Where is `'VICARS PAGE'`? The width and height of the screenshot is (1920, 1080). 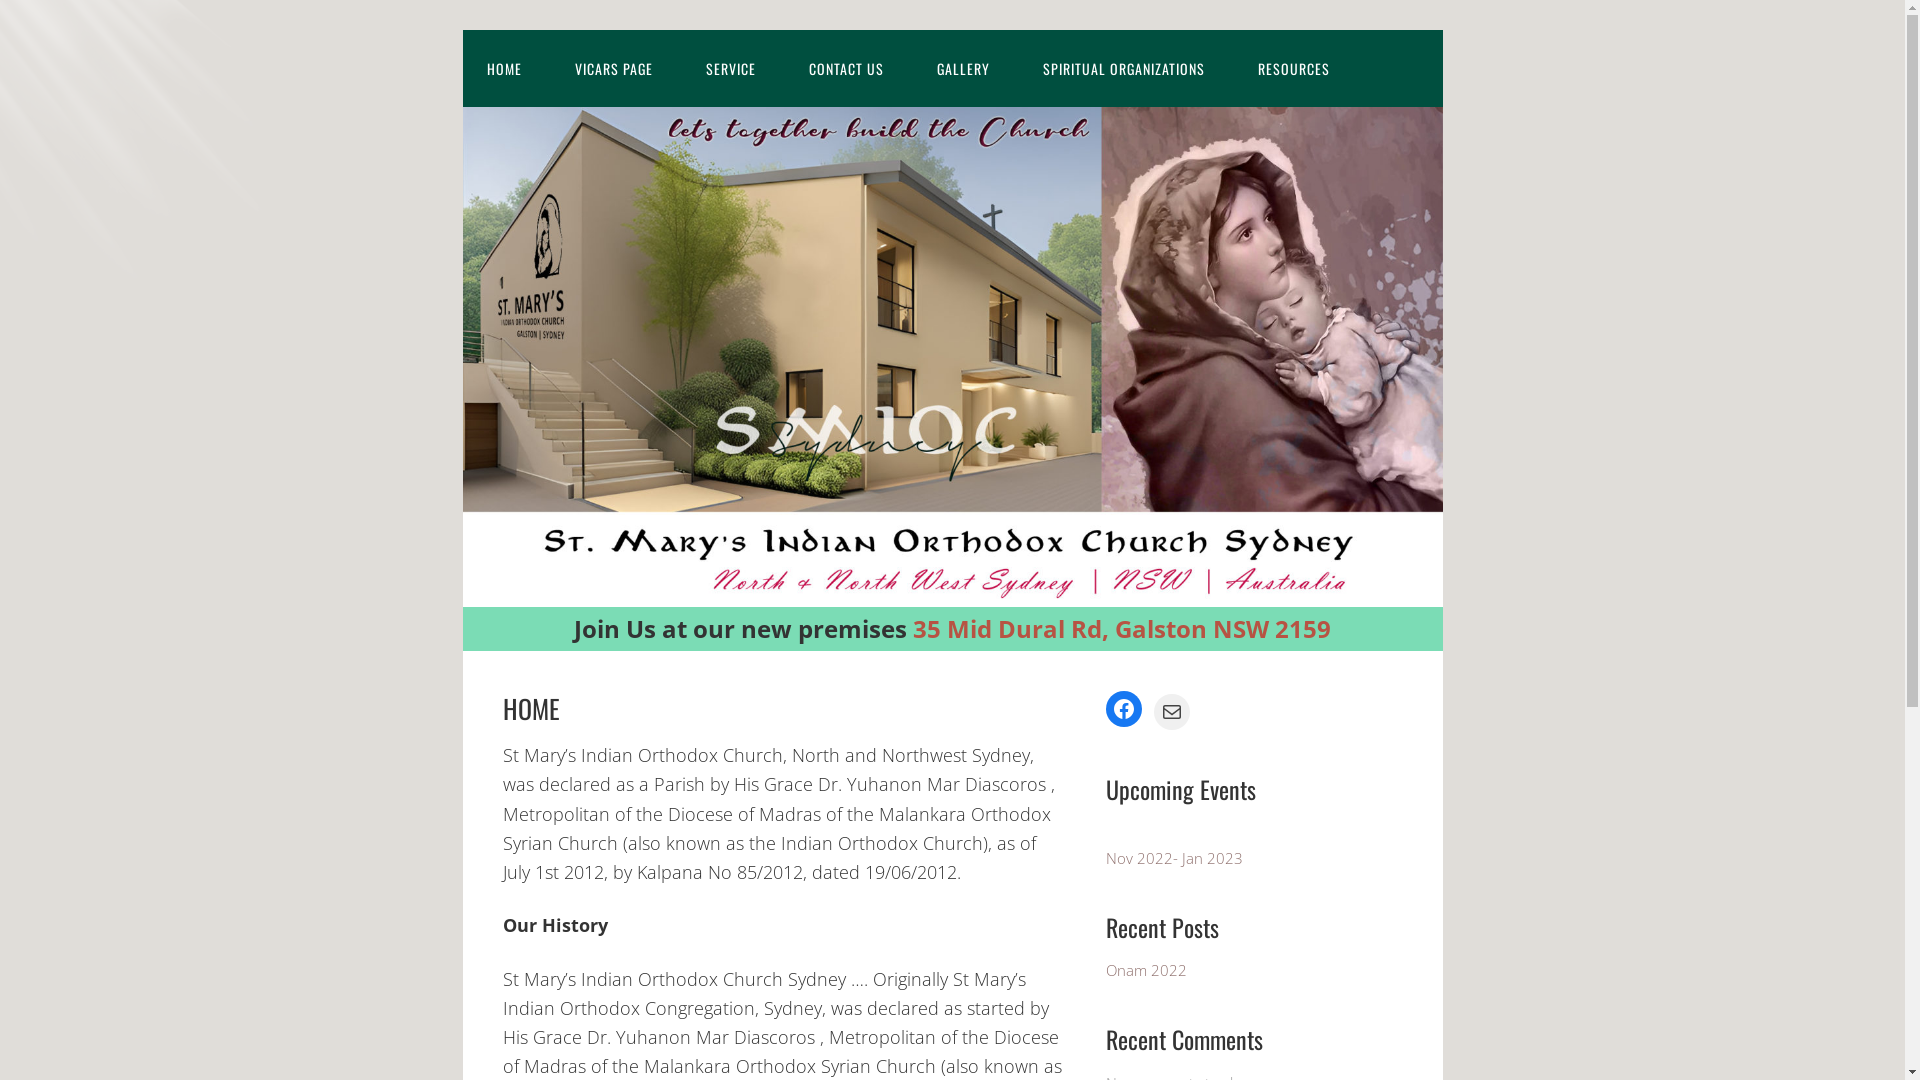 'VICARS PAGE' is located at coordinates (612, 67).